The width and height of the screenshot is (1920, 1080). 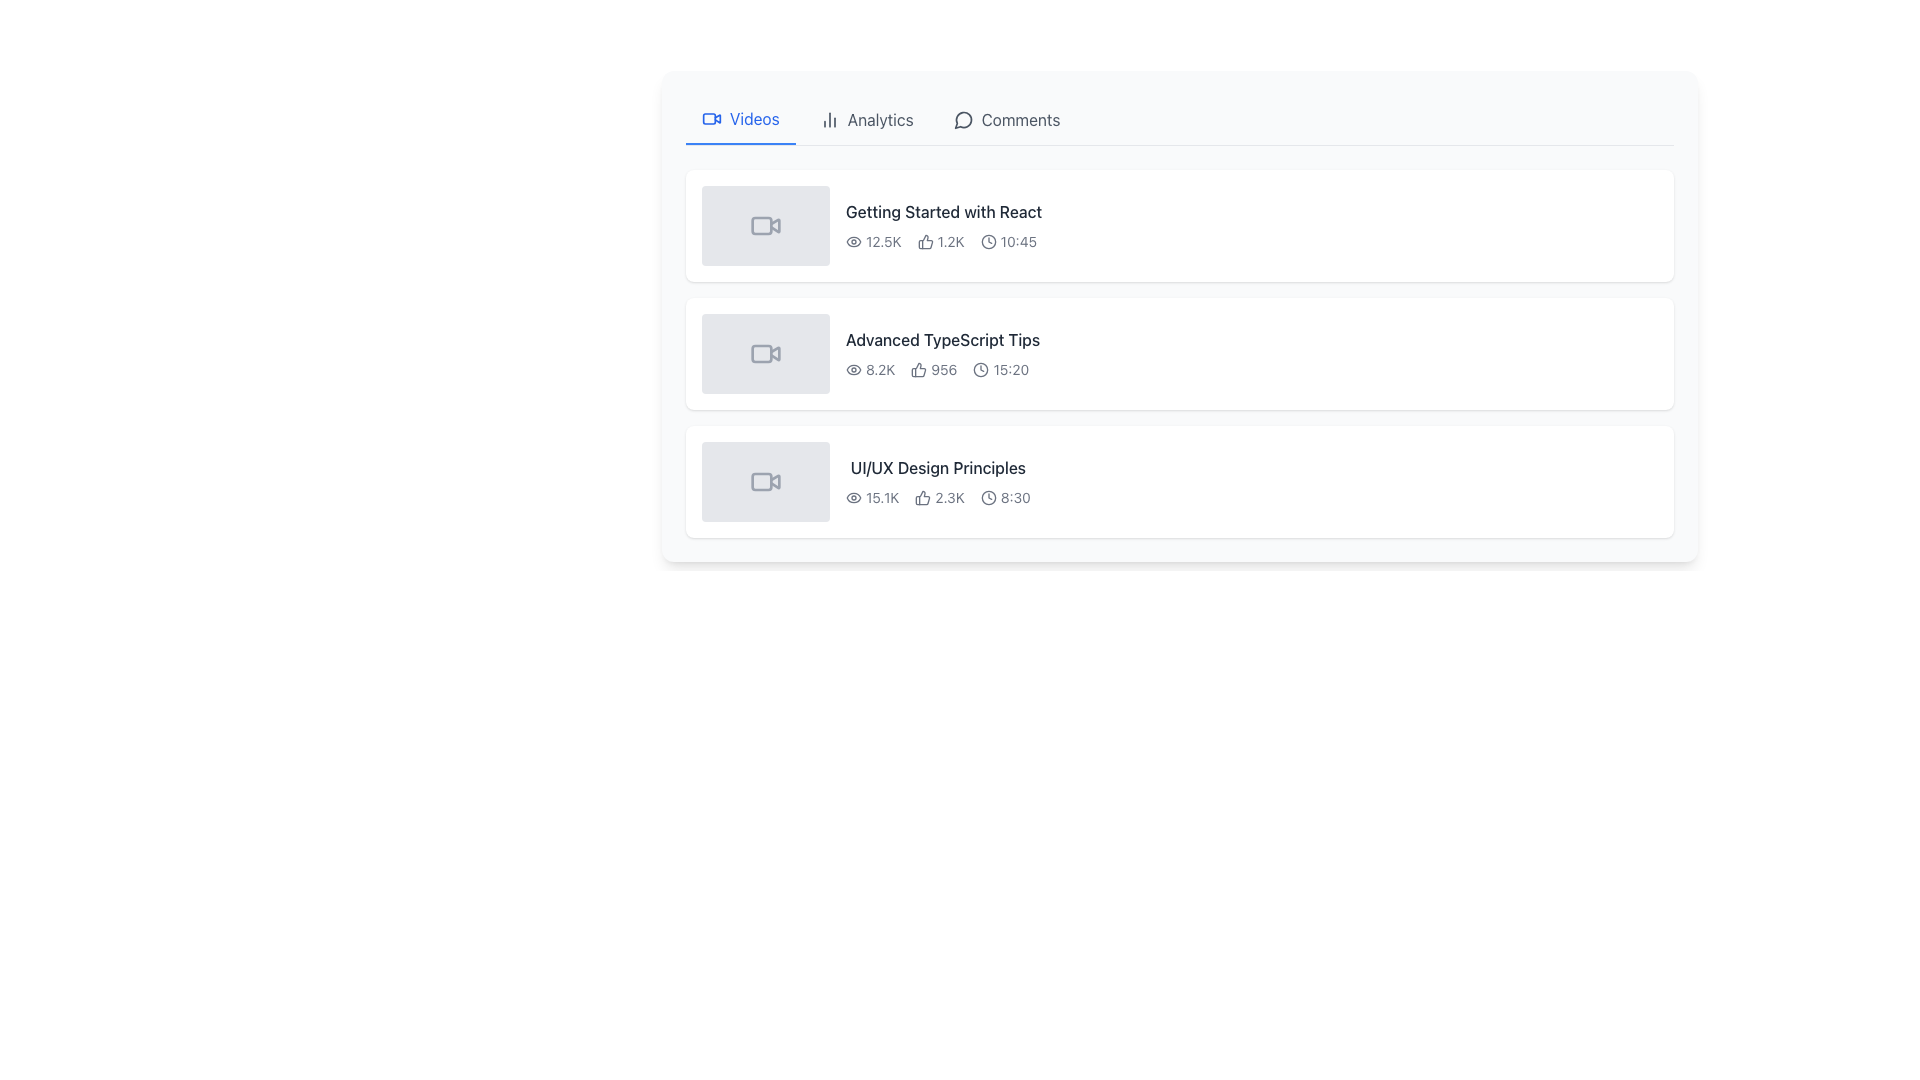 I want to click on the count displayed by the text component showing the view count for the second video entry in the metadata group, so click(x=870, y=370).